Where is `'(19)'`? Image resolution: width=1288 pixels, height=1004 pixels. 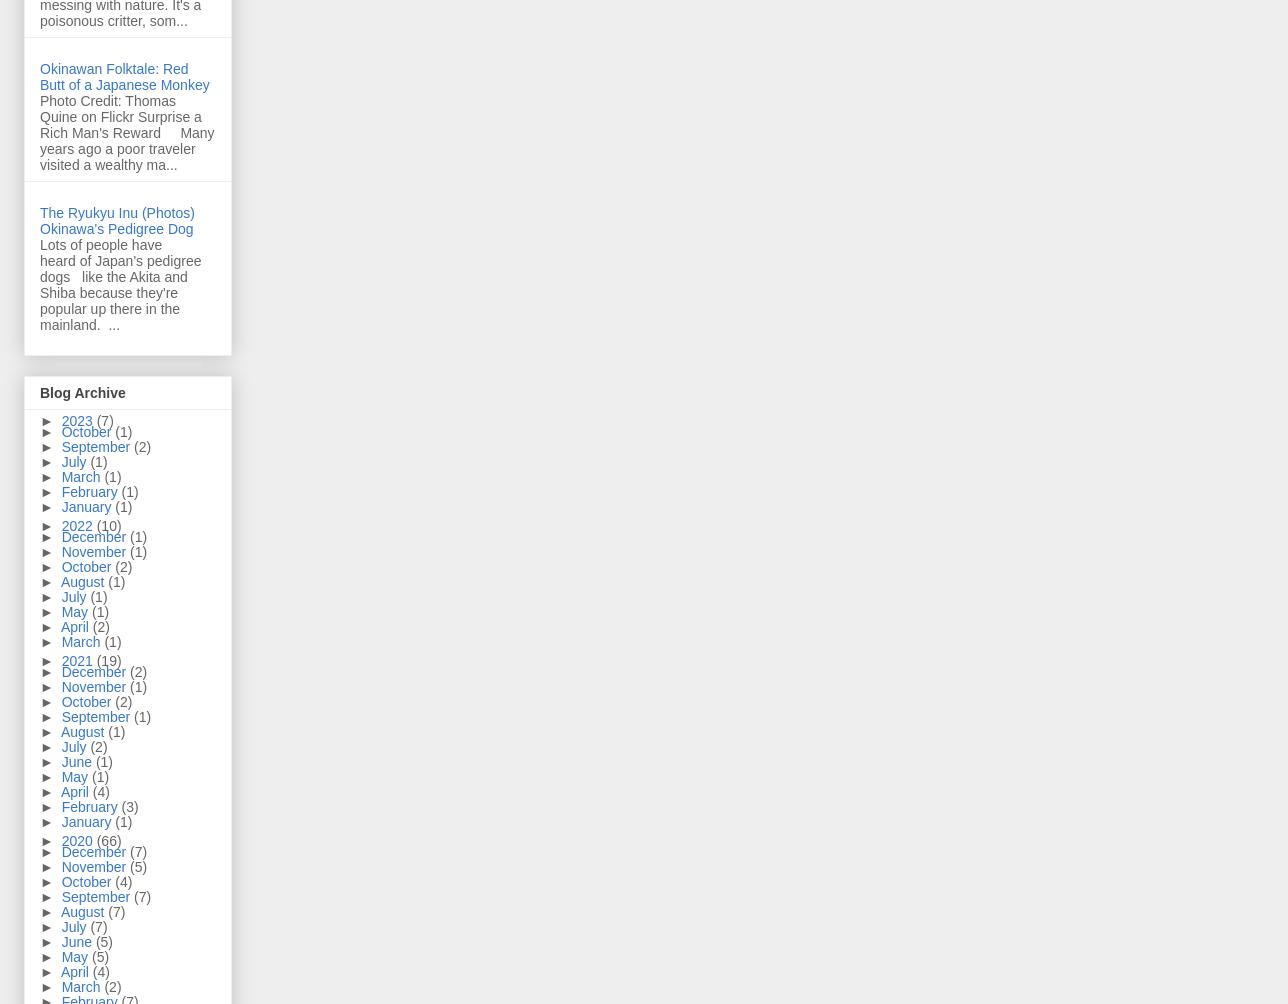 '(19)' is located at coordinates (108, 659).